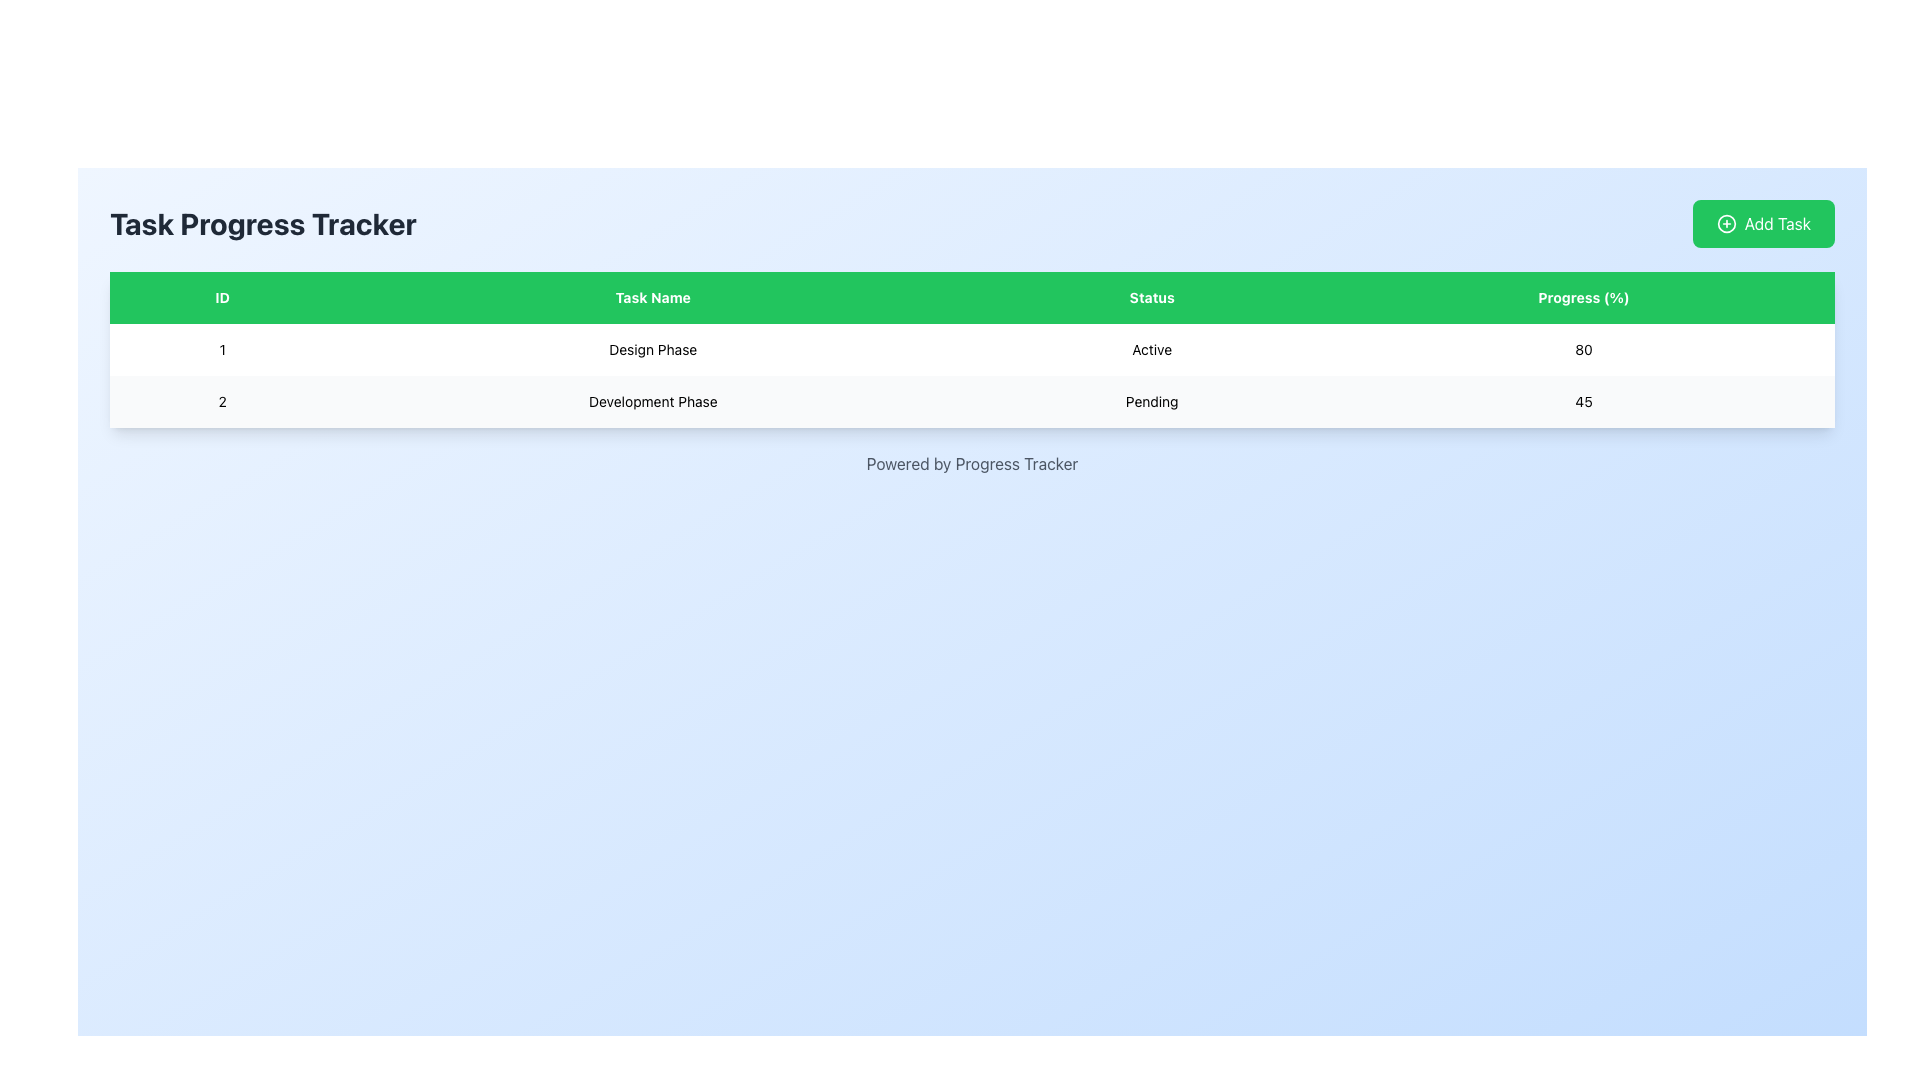 The image size is (1920, 1080). Describe the element at coordinates (262, 223) in the screenshot. I see `the Text Label that serves as a header for tracking progress on tasks, located at the top-left corner of the interface` at that location.